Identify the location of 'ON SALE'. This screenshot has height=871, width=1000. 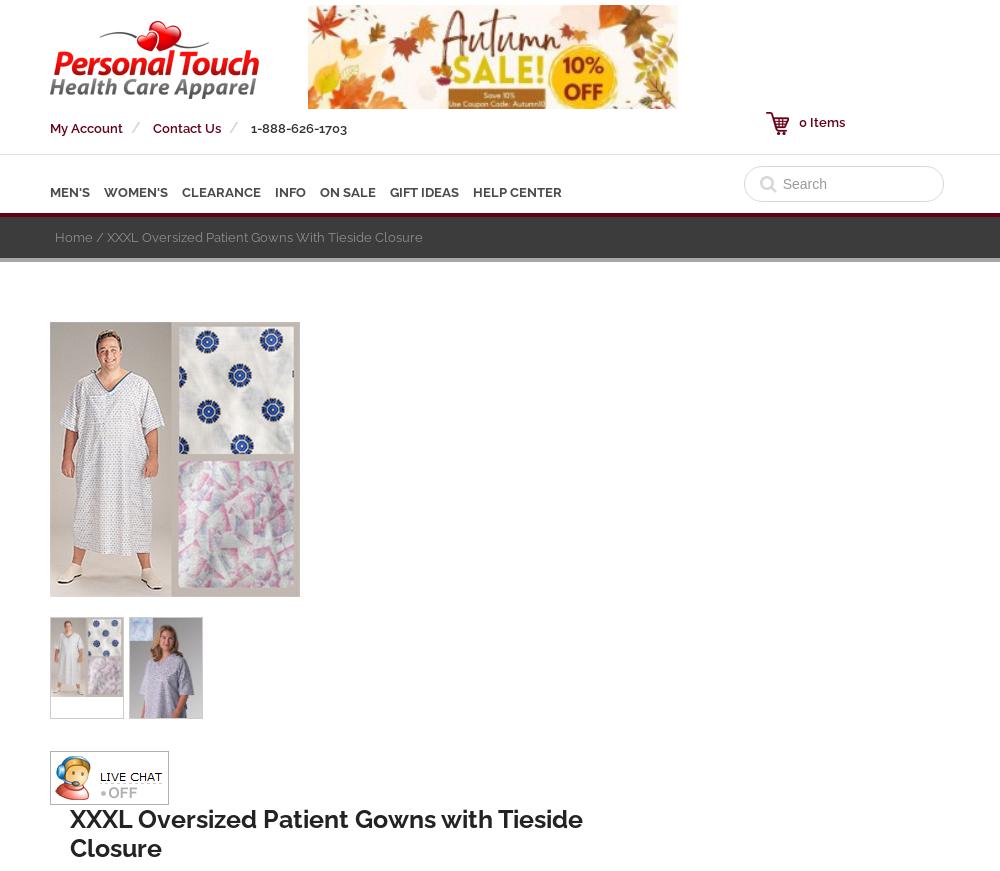
(347, 192).